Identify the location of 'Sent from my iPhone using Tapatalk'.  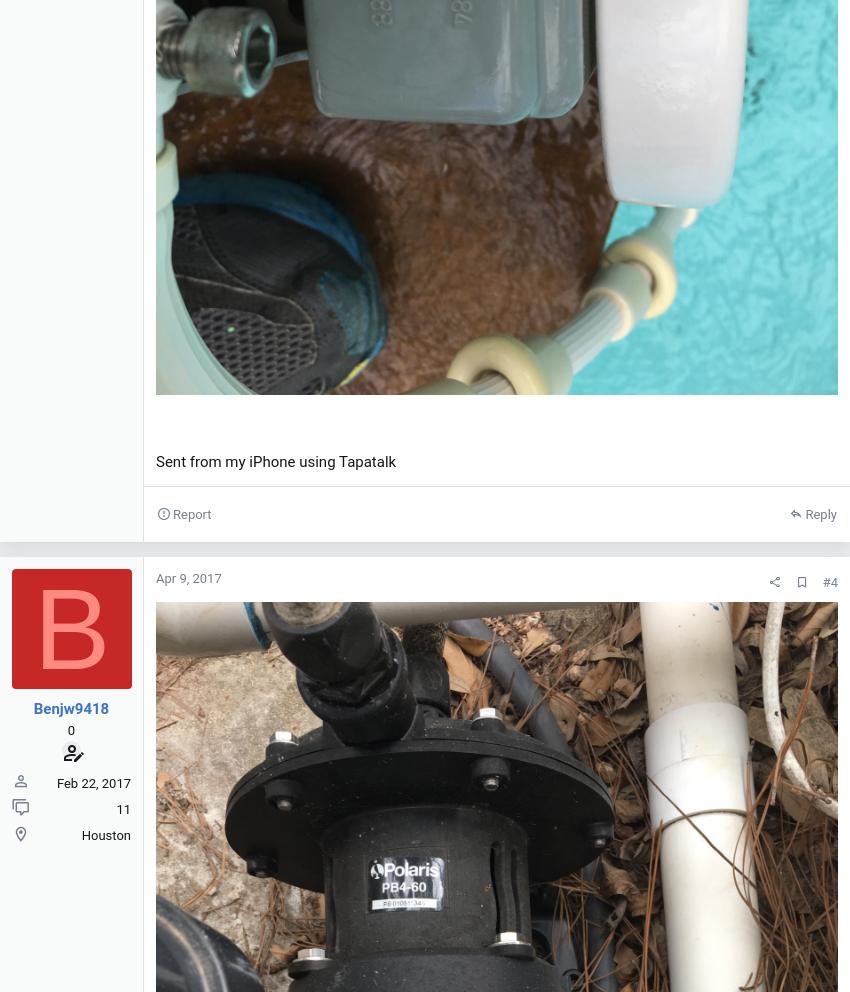
(274, 461).